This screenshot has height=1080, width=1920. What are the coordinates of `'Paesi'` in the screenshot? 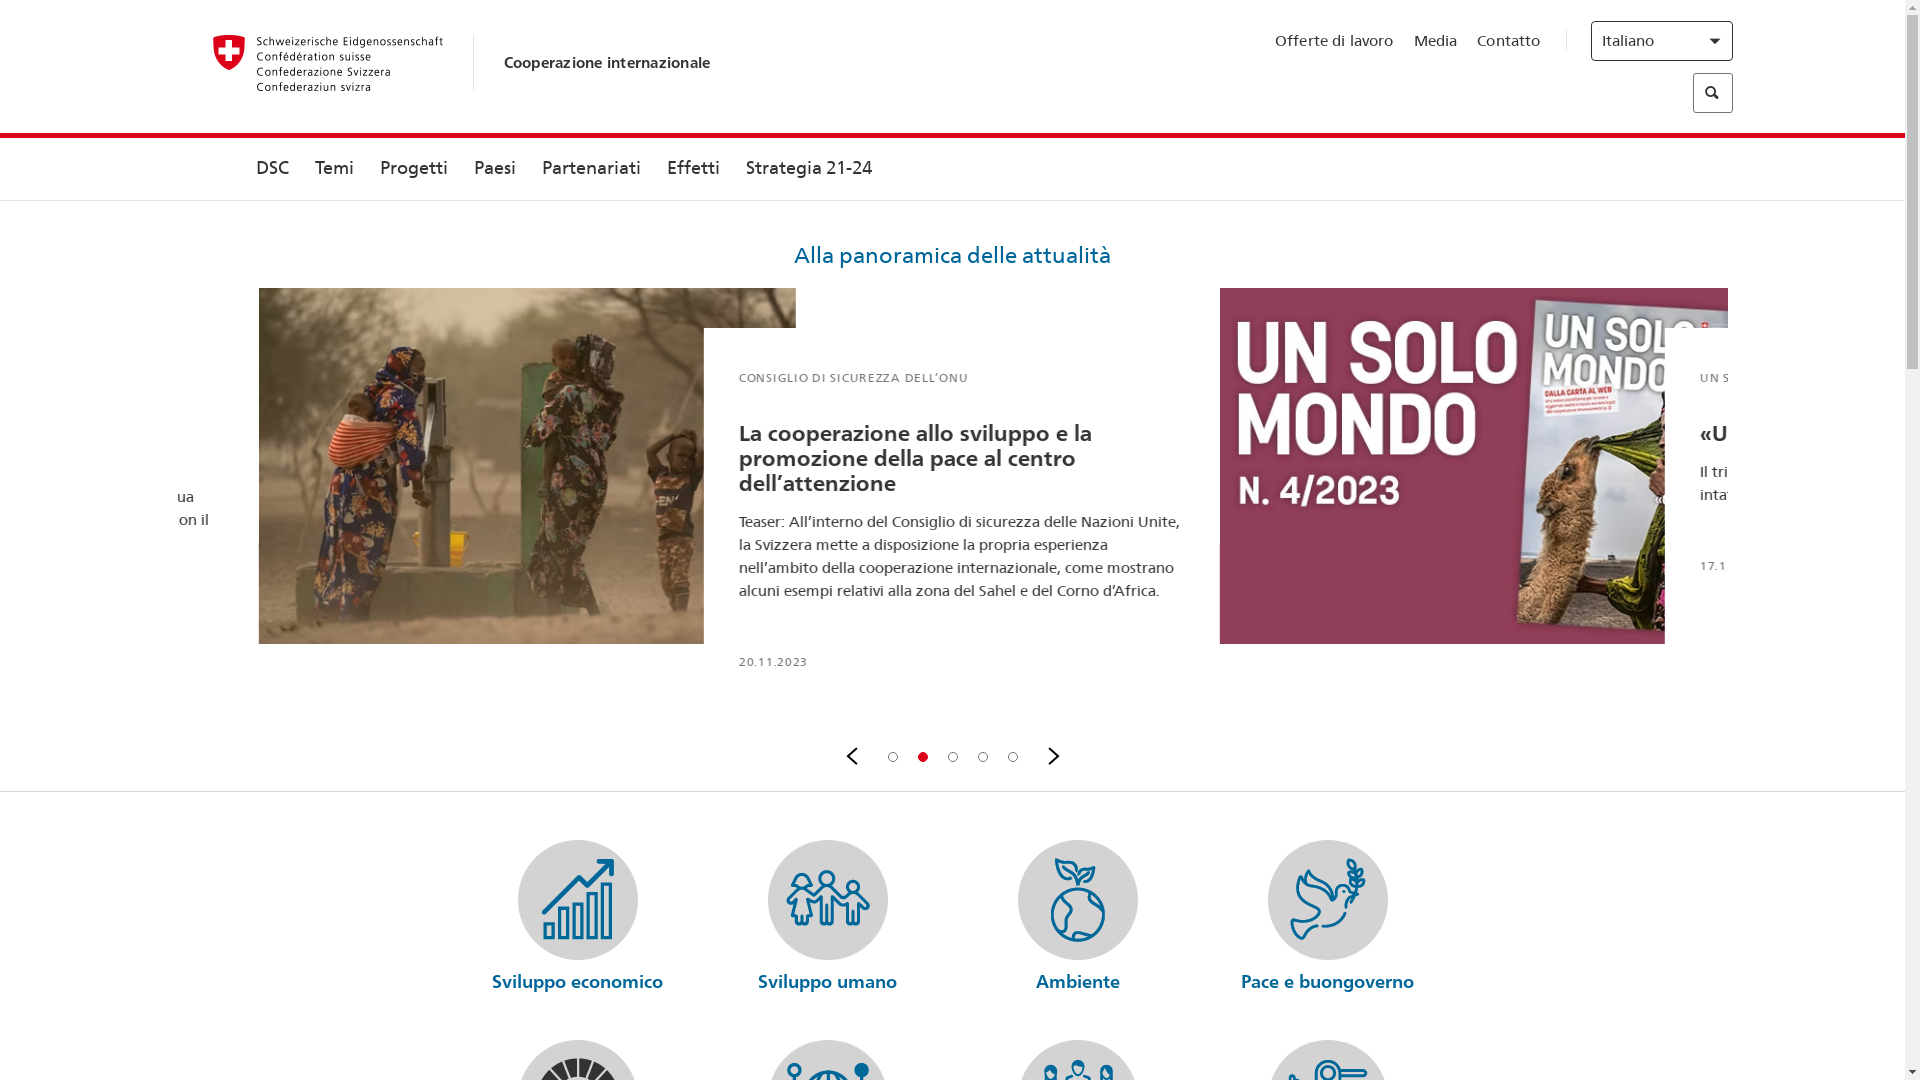 It's located at (494, 168).